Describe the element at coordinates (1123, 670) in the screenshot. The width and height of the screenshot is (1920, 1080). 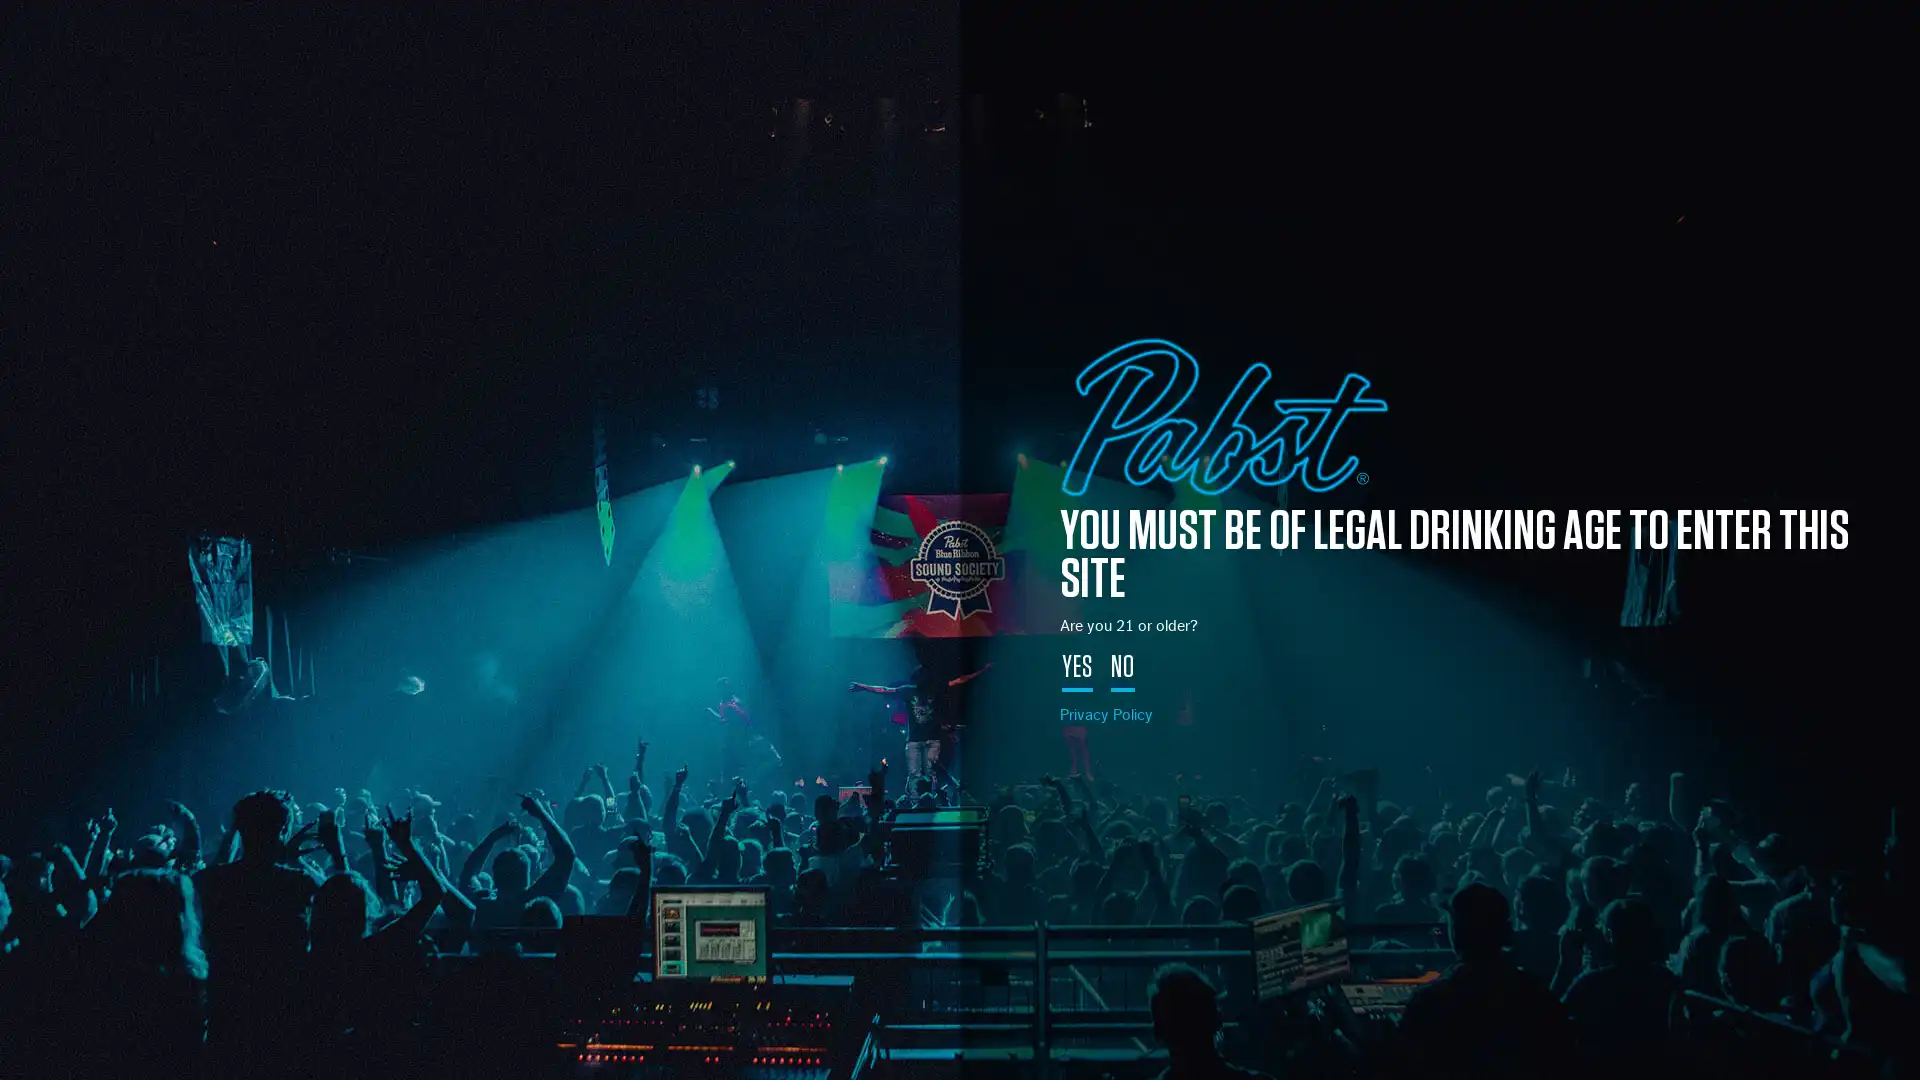
I see `NO` at that location.